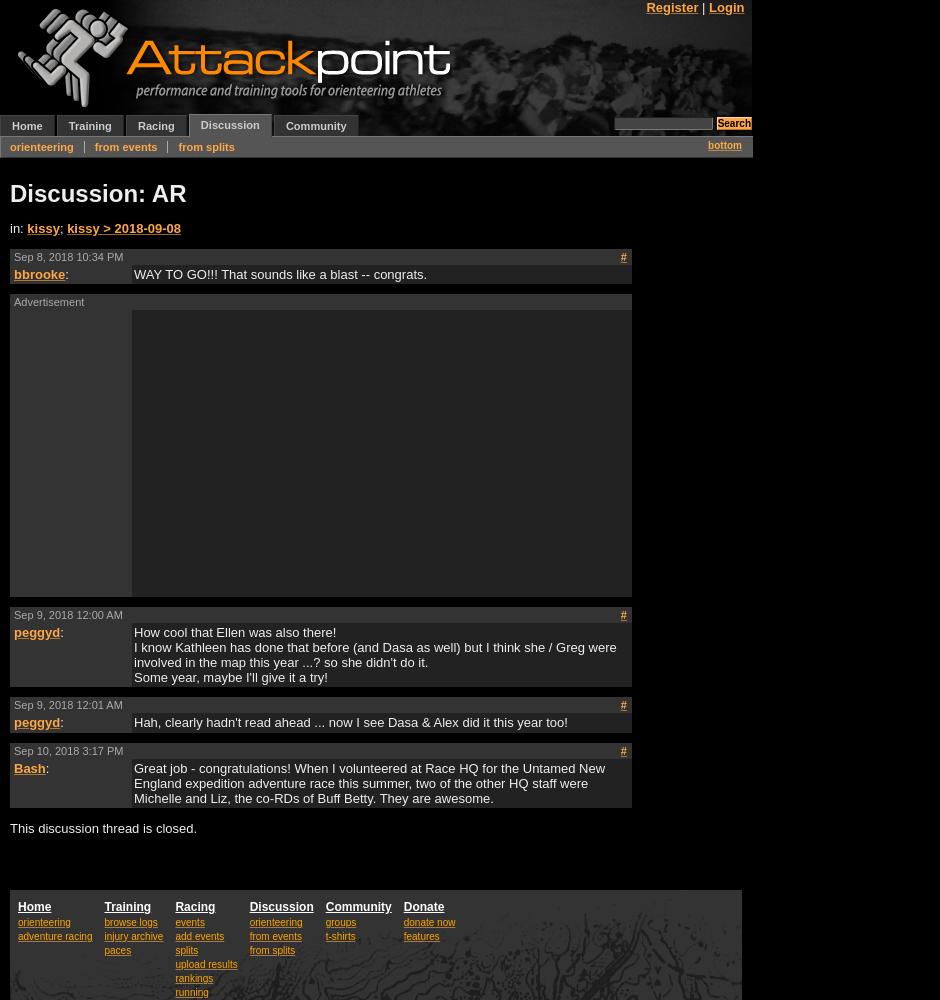 The image size is (940, 1000). Describe the element at coordinates (350, 721) in the screenshot. I see `'Hah, clearly hadn't read ahead ... now I see Dasa & Alex did it this year too!'` at that location.